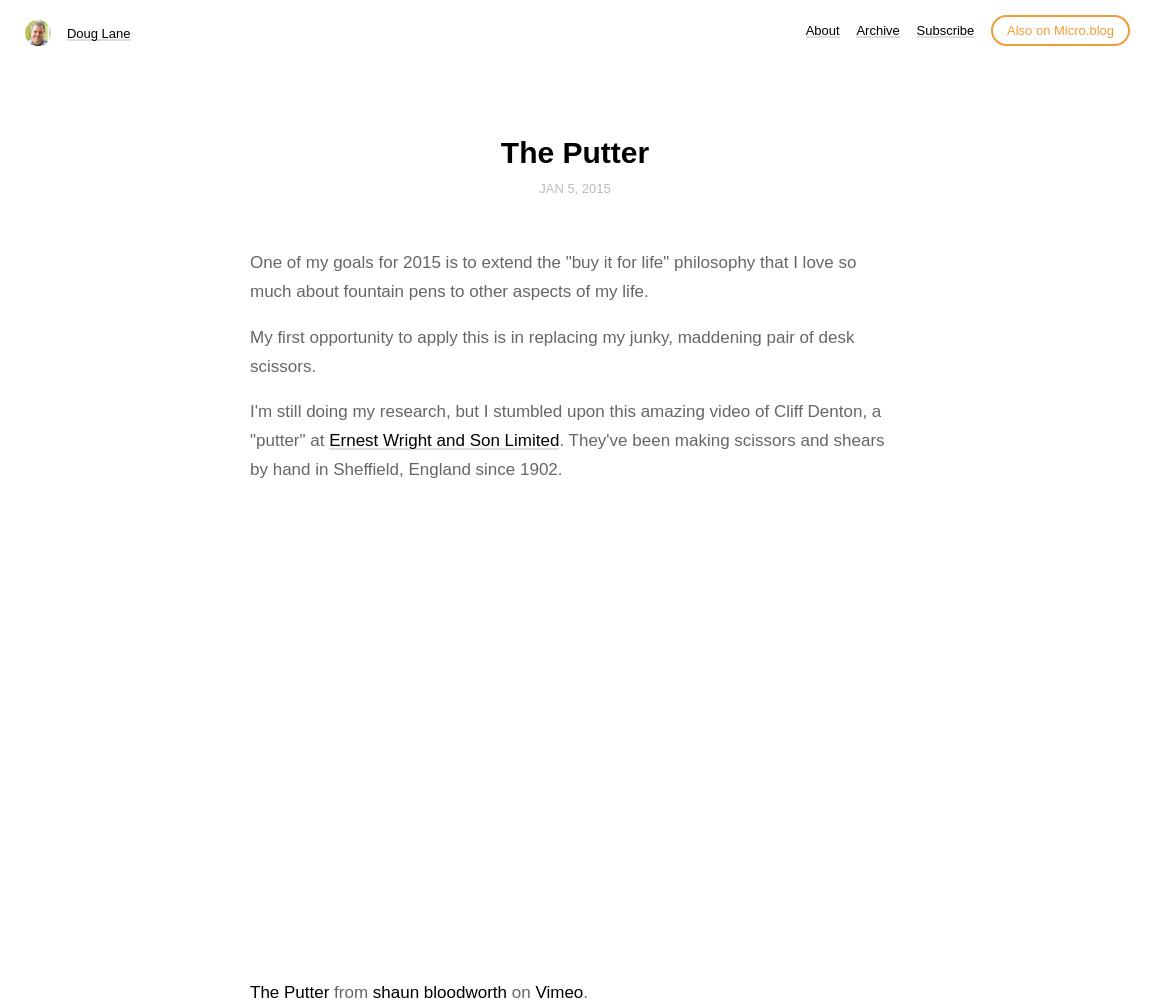 The image size is (1150, 1000). What do you see at coordinates (553, 276) in the screenshot?
I see `'One of my goals for 2015 is to extend the "buy it for life" philosophy that I love so much about fountain pens to other aspects of my life.'` at bounding box center [553, 276].